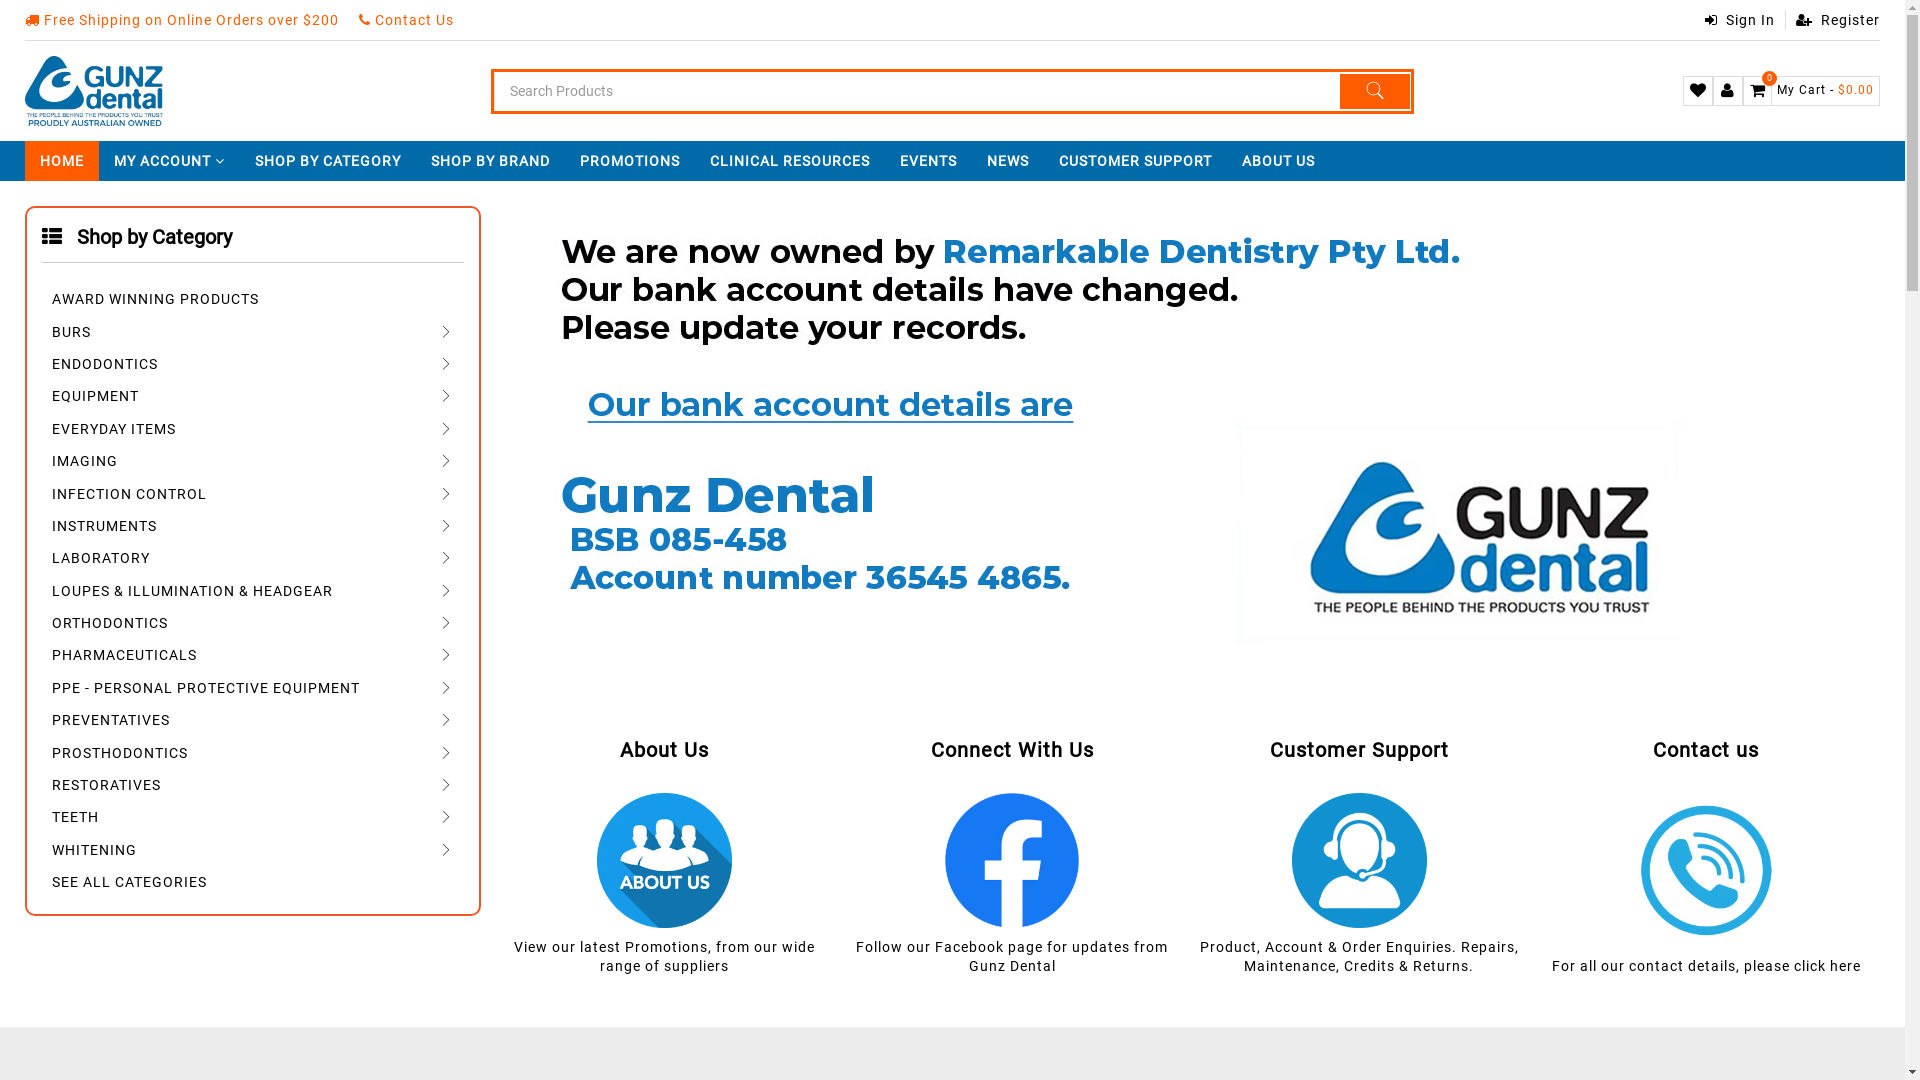 The height and width of the screenshot is (1080, 1920). I want to click on 'TEETH', so click(252, 817).